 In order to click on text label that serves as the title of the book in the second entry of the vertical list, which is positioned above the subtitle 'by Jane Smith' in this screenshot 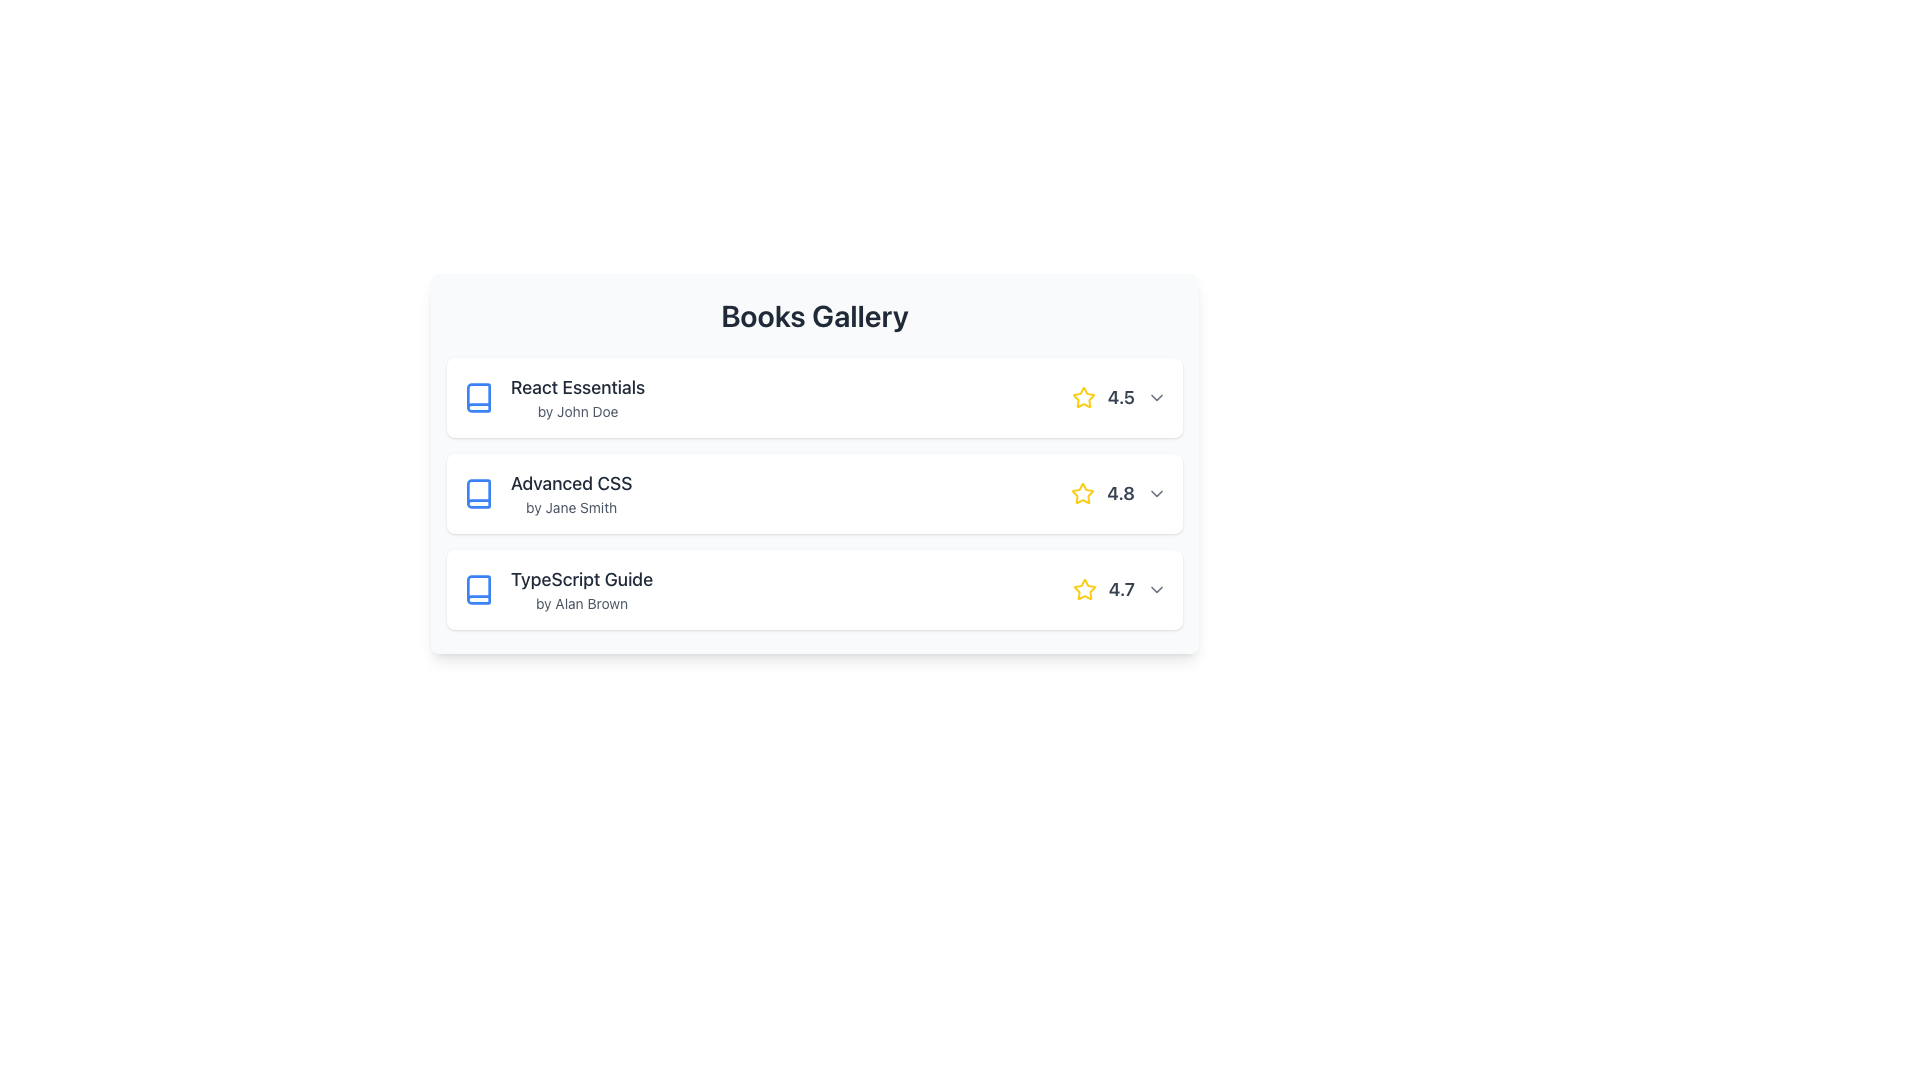, I will do `click(570, 483)`.